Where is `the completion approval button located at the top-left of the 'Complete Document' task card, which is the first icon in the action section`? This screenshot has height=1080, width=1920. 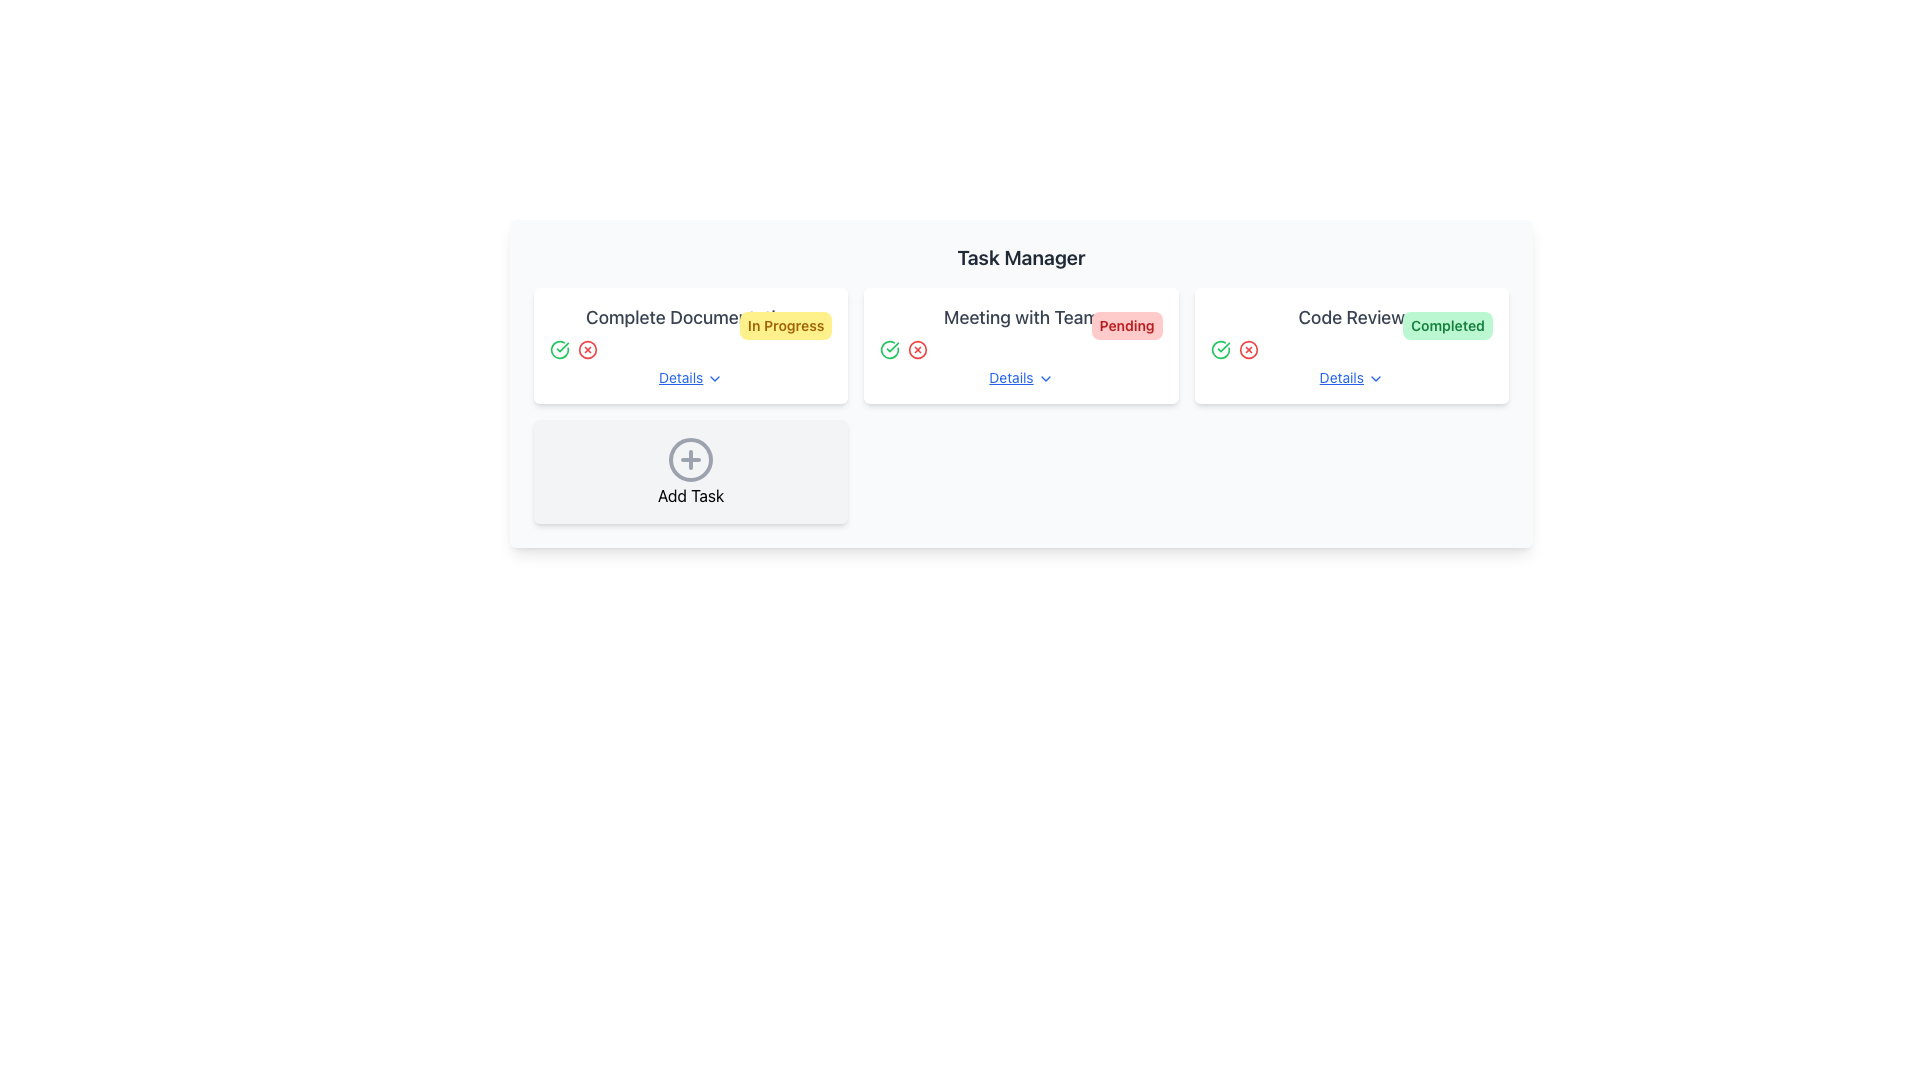
the completion approval button located at the top-left of the 'Complete Document' task card, which is the first icon in the action section is located at coordinates (560, 349).